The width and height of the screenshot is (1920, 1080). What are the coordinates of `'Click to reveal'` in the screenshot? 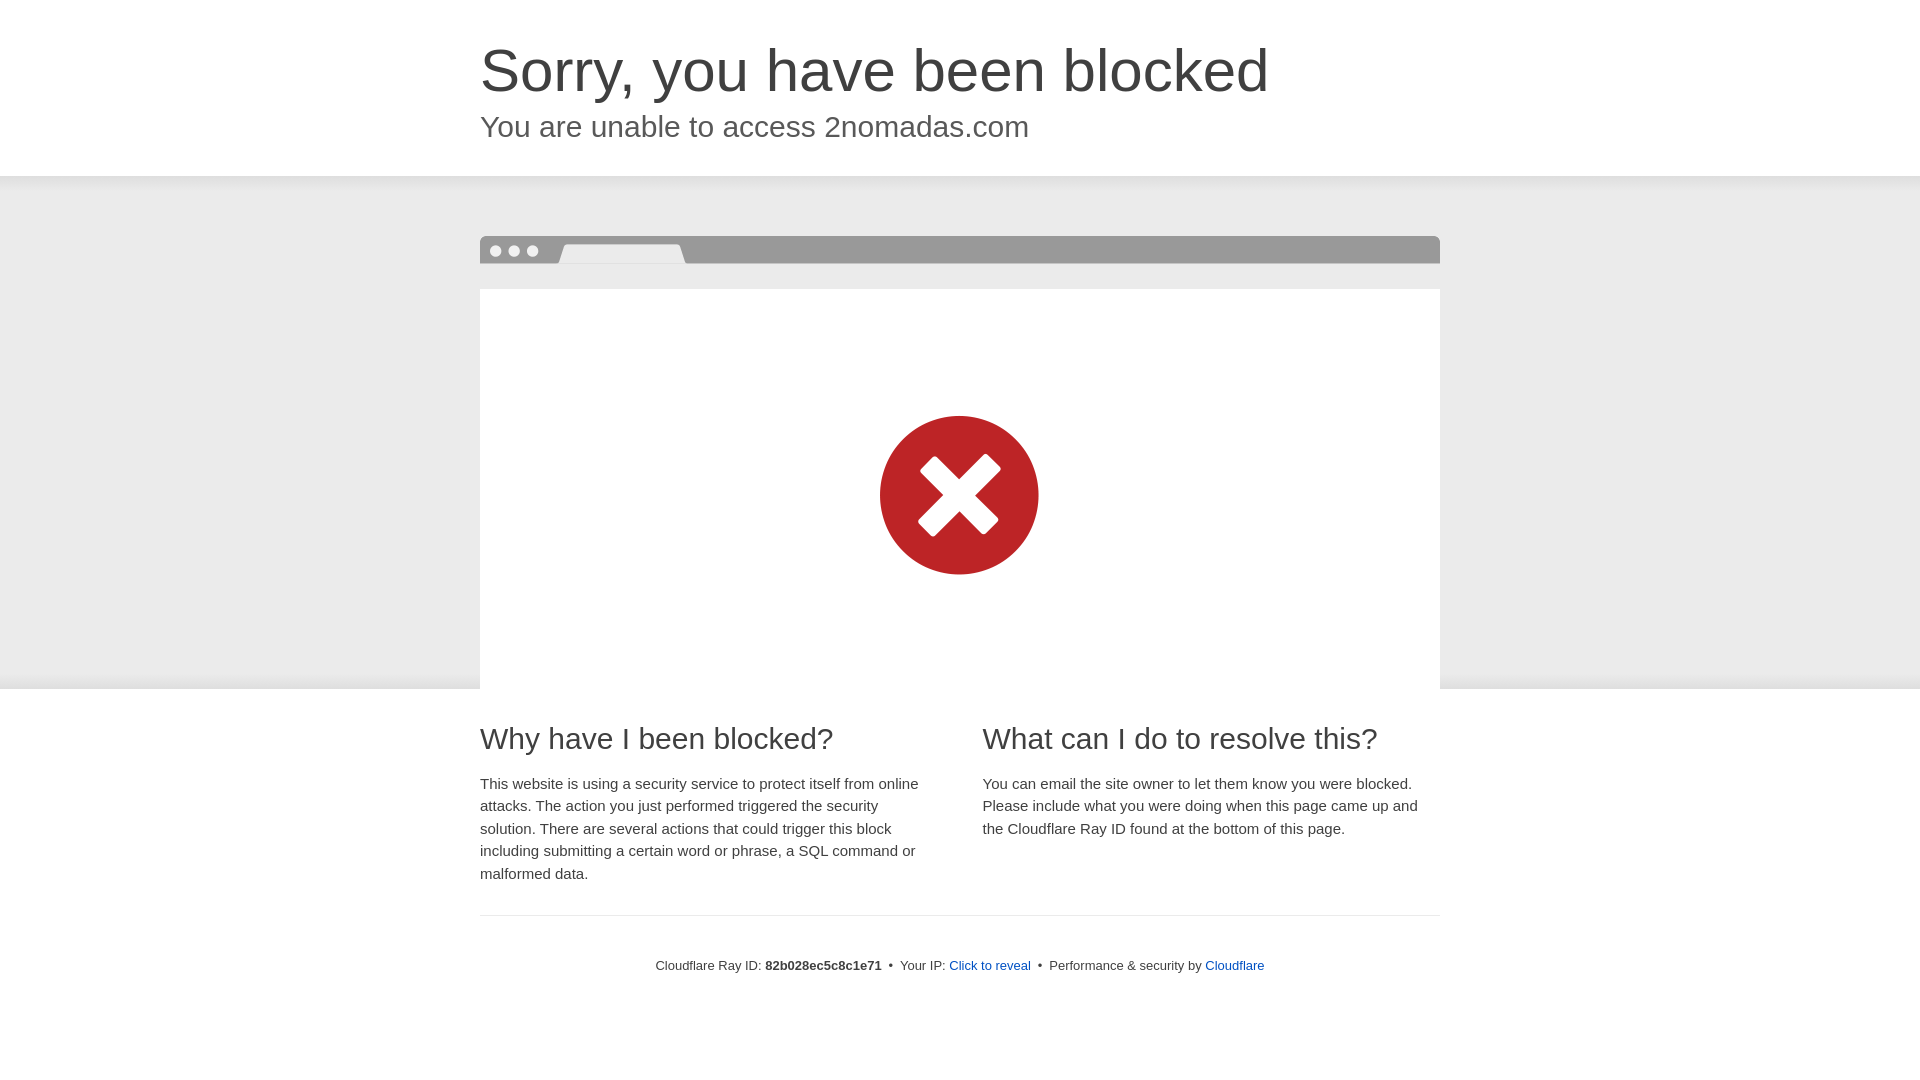 It's located at (989, 964).